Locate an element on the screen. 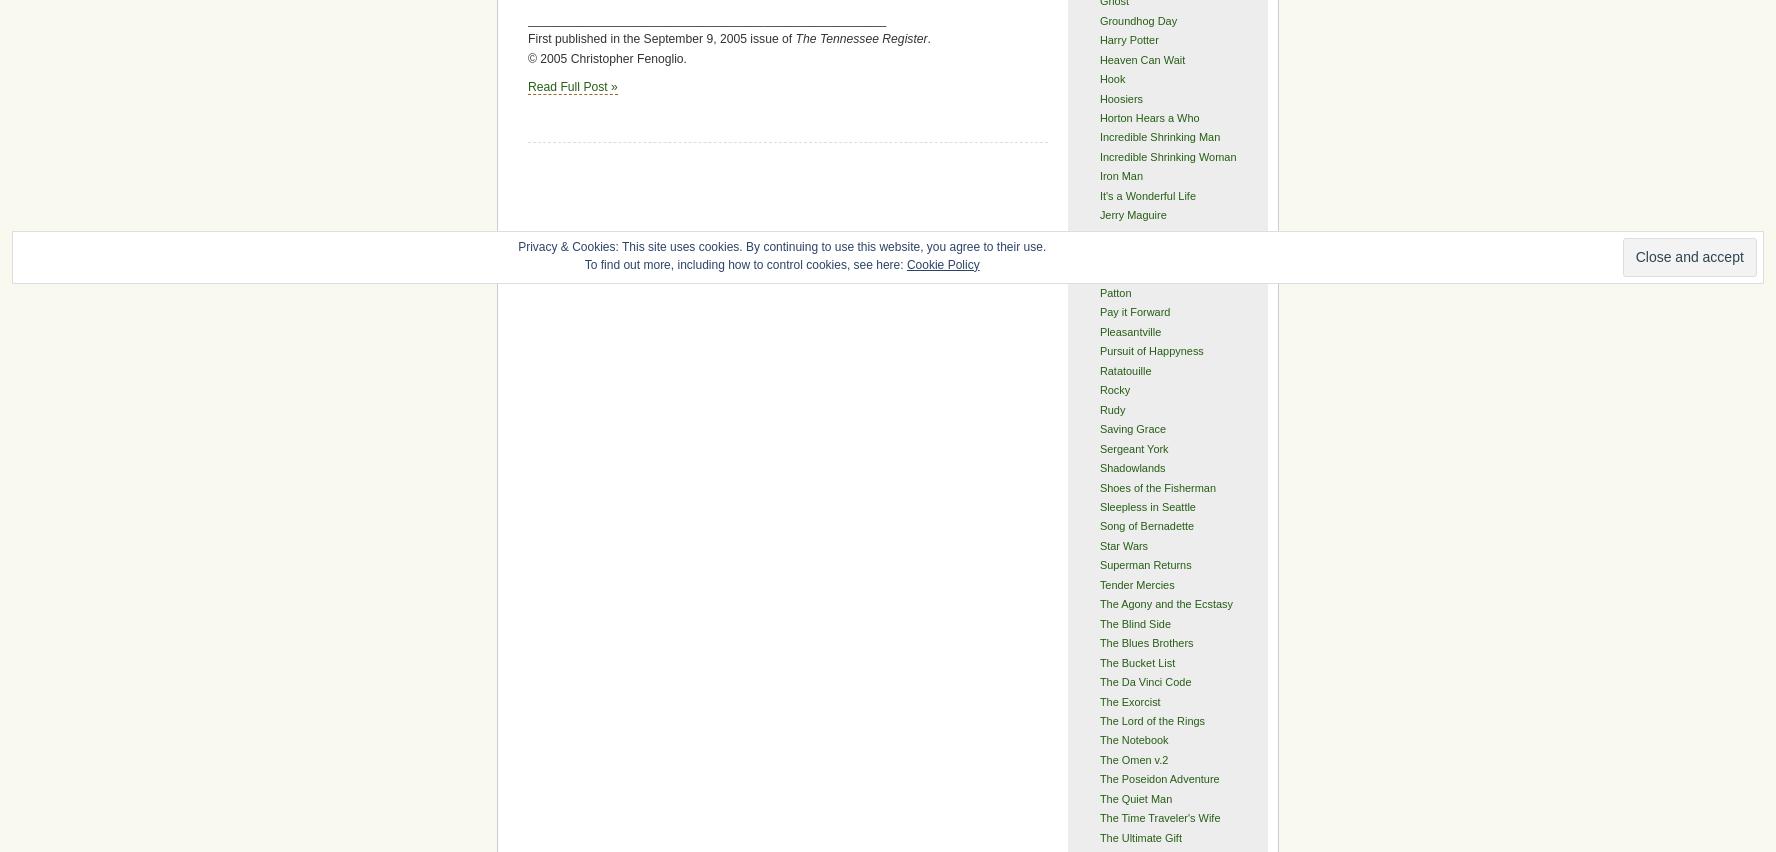 This screenshot has height=852, width=1776. '© 2005 Christopher Fenoglio.' is located at coordinates (606, 58).